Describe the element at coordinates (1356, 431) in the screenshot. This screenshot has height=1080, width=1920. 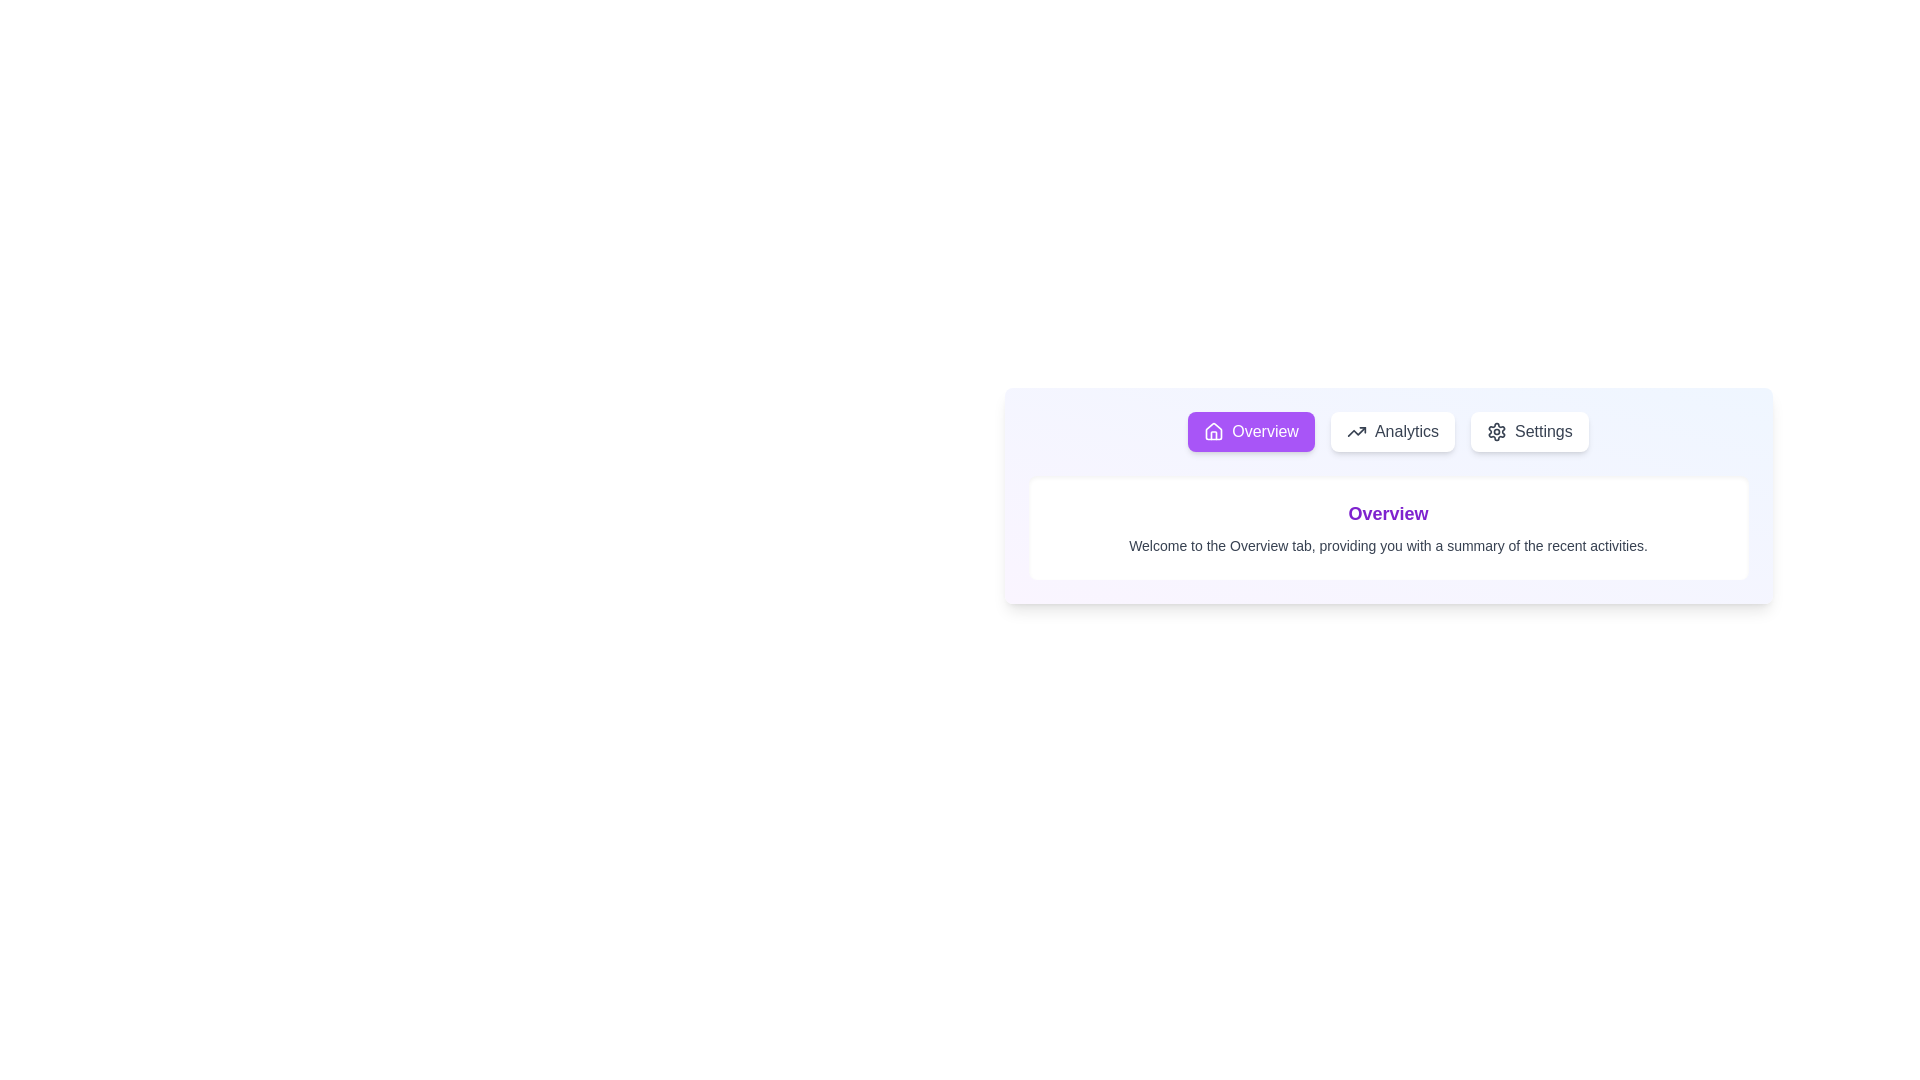
I see `the 'Analytics' button which is associated with the upward trending arrow icon located on the left side of the text label 'Analytics'` at that location.